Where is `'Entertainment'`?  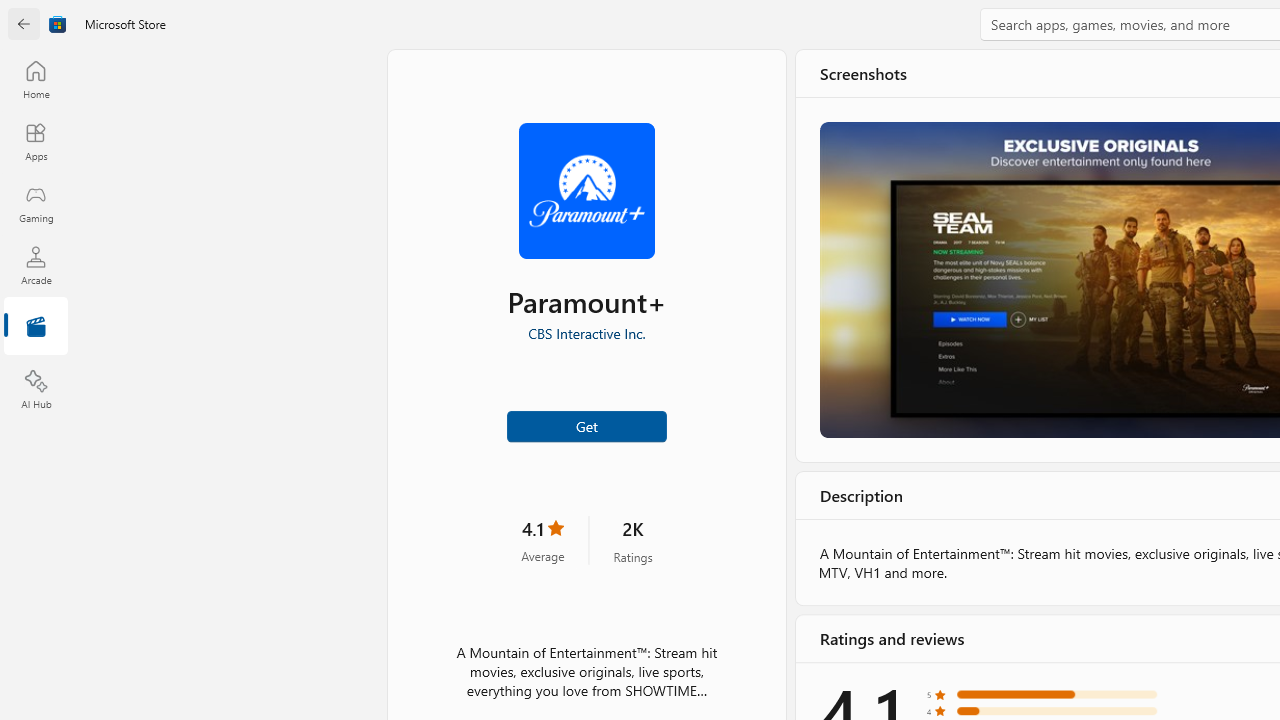 'Entertainment' is located at coordinates (35, 326).